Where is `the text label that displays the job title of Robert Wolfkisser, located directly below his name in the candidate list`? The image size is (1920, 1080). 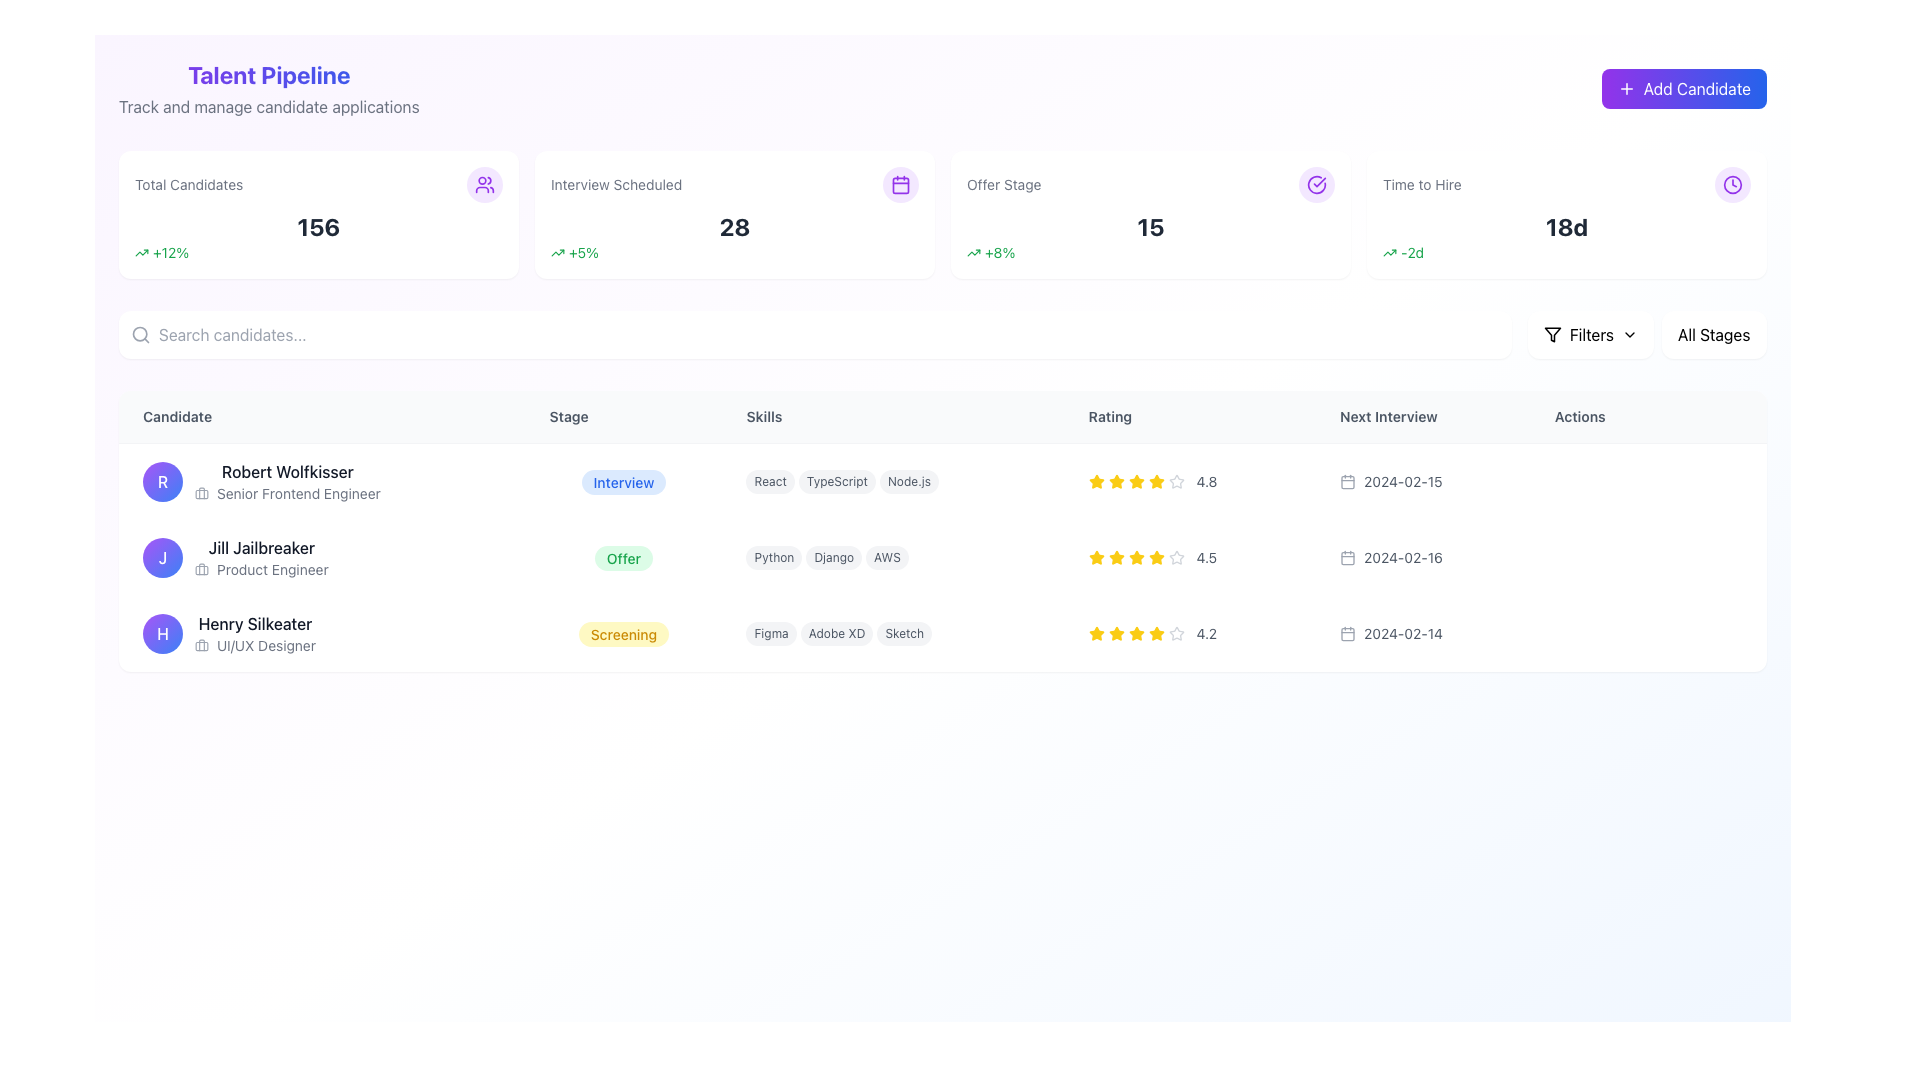
the text label that displays the job title of Robert Wolfkisser, located directly below his name in the candidate list is located at coordinates (297, 493).